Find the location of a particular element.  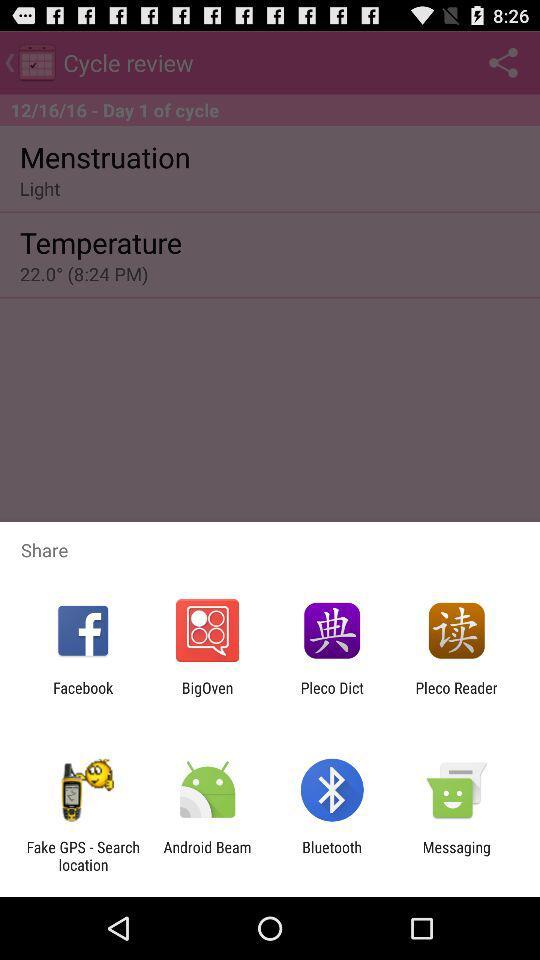

the bigoven icon is located at coordinates (206, 696).